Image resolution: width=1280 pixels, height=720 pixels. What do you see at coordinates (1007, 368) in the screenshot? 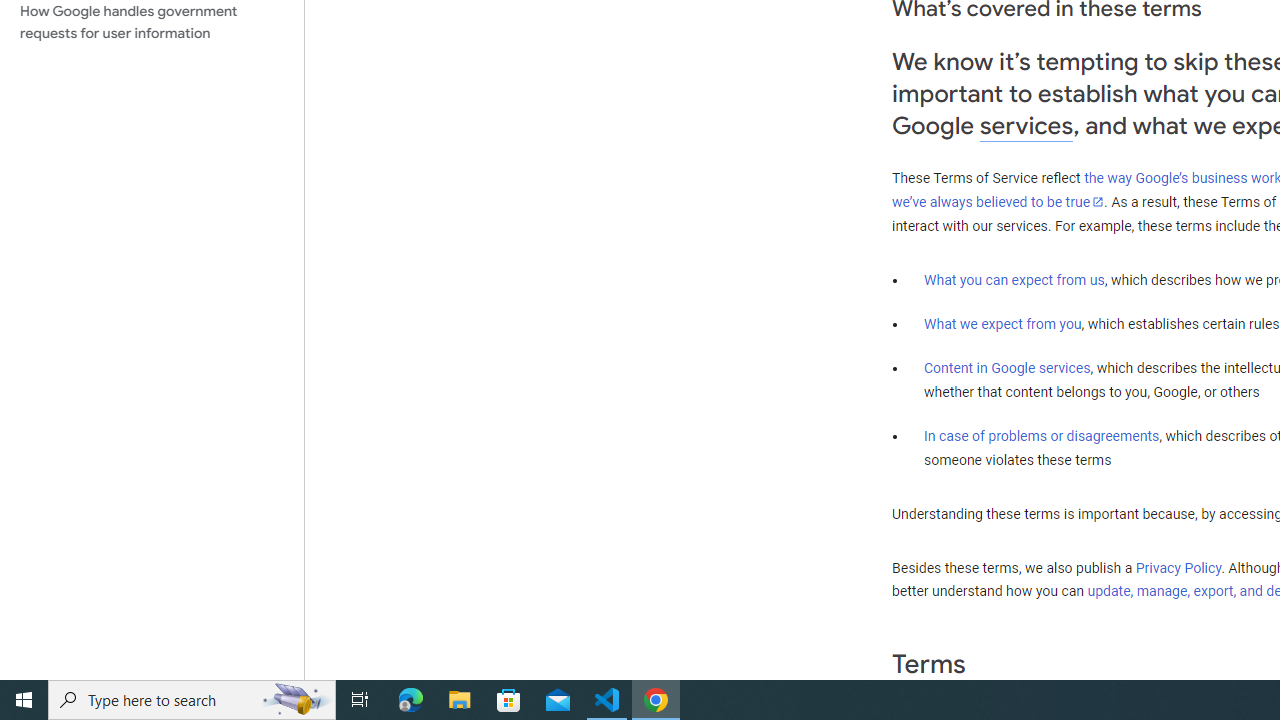
I see `'Content in Google services'` at bounding box center [1007, 368].